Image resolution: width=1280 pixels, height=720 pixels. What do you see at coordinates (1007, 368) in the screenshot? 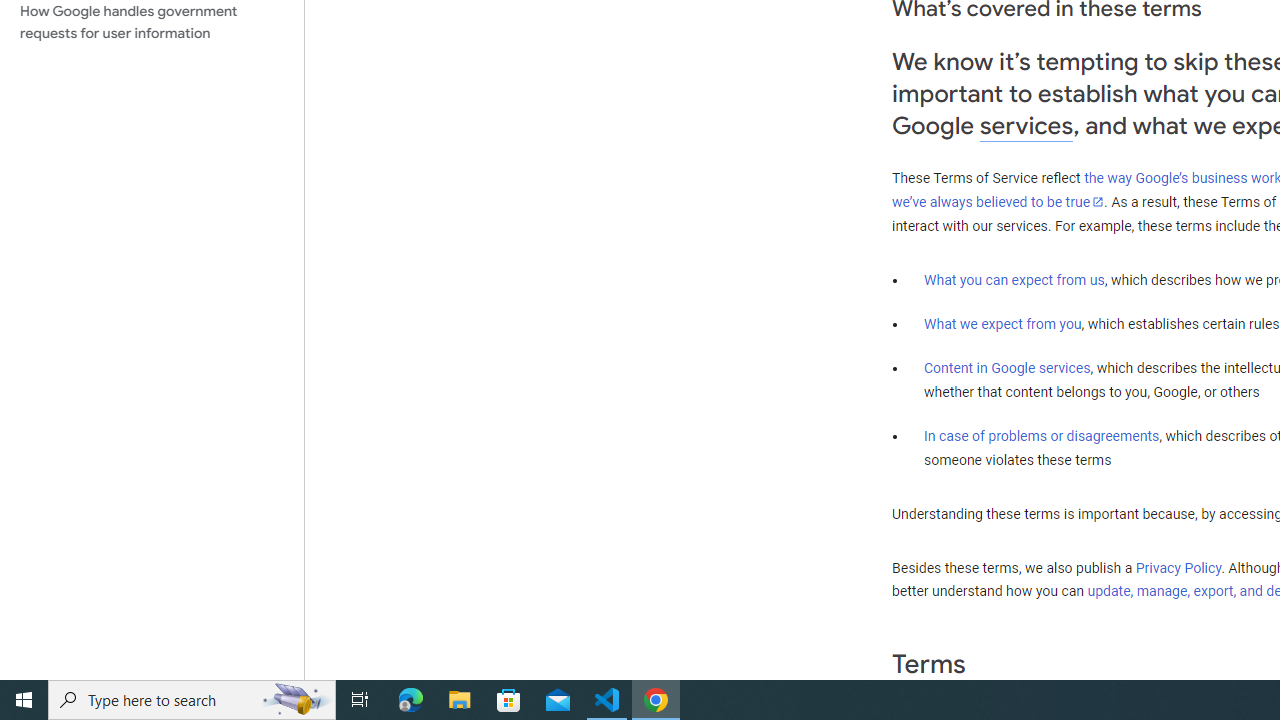
I see `'Content in Google services'` at bounding box center [1007, 368].